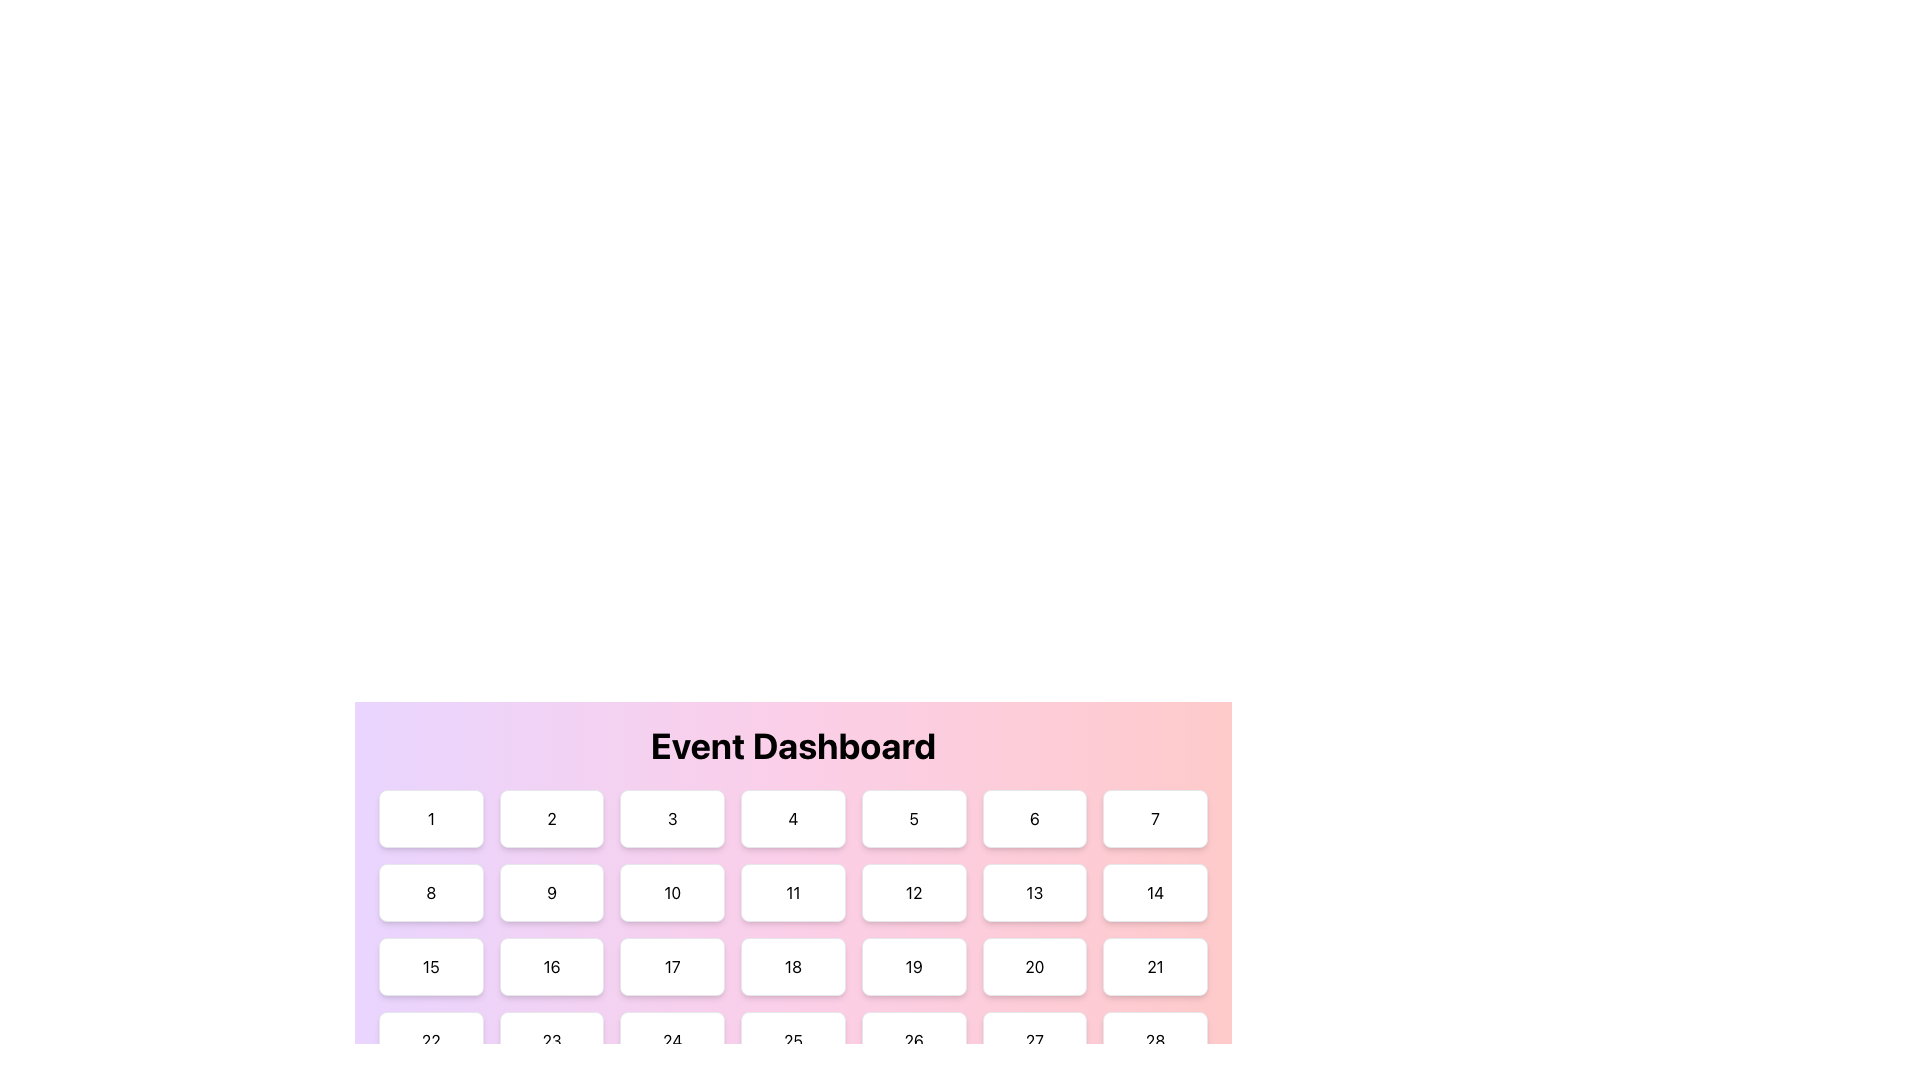 The image size is (1920, 1080). What do you see at coordinates (1155, 966) in the screenshot?
I see `the square button labeled '21' which is` at bounding box center [1155, 966].